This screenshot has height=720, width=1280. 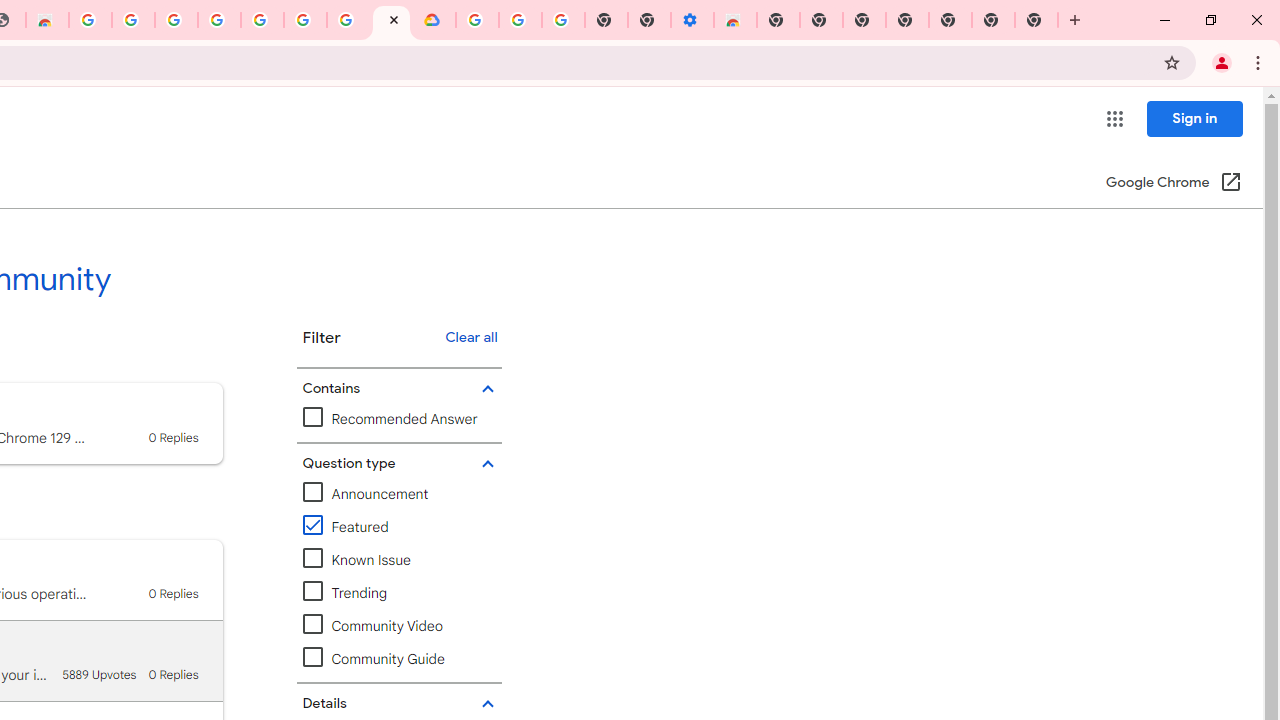 What do you see at coordinates (219, 20) in the screenshot?
I see `'Sign in - Google Accounts'` at bounding box center [219, 20].